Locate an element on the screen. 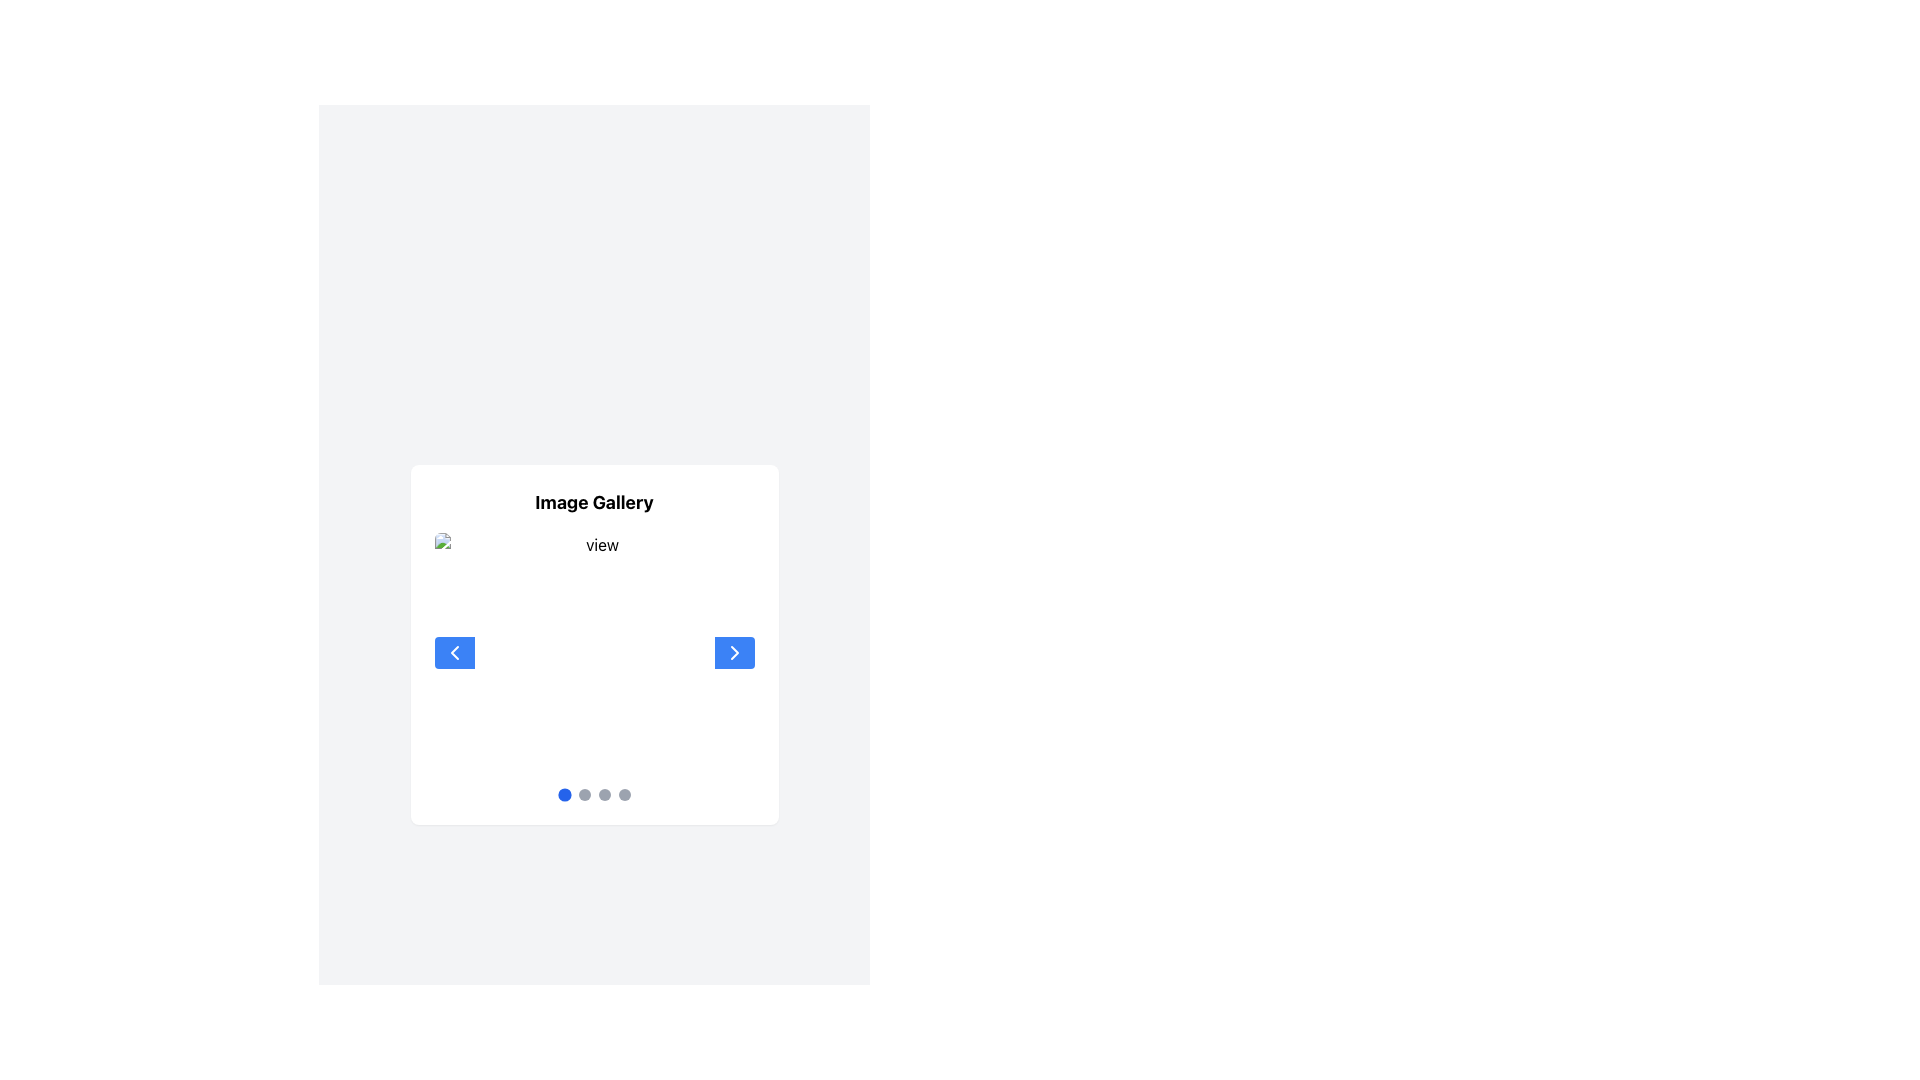 The height and width of the screenshot is (1080, 1920). the title header of the image gallery section is located at coordinates (593, 501).